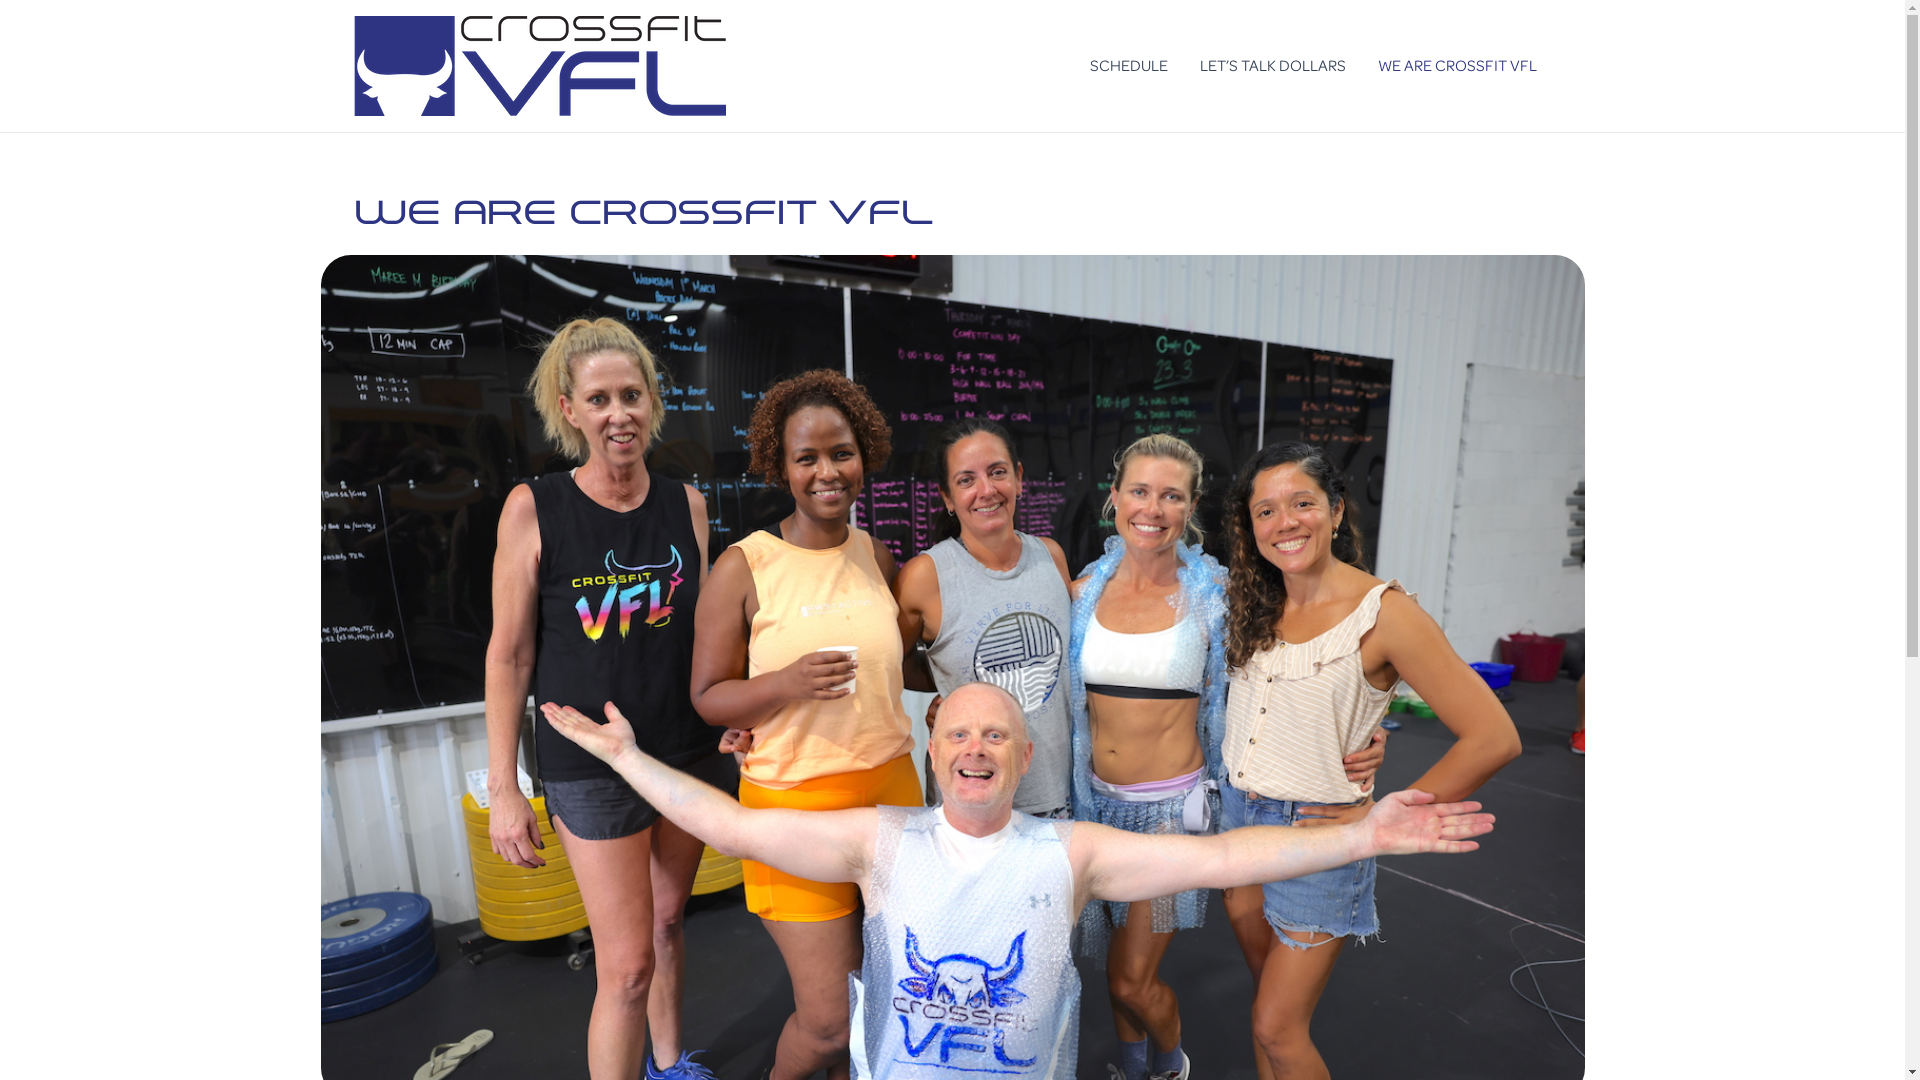  Describe the element at coordinates (1128, 64) in the screenshot. I see `'SCHEDULE'` at that location.